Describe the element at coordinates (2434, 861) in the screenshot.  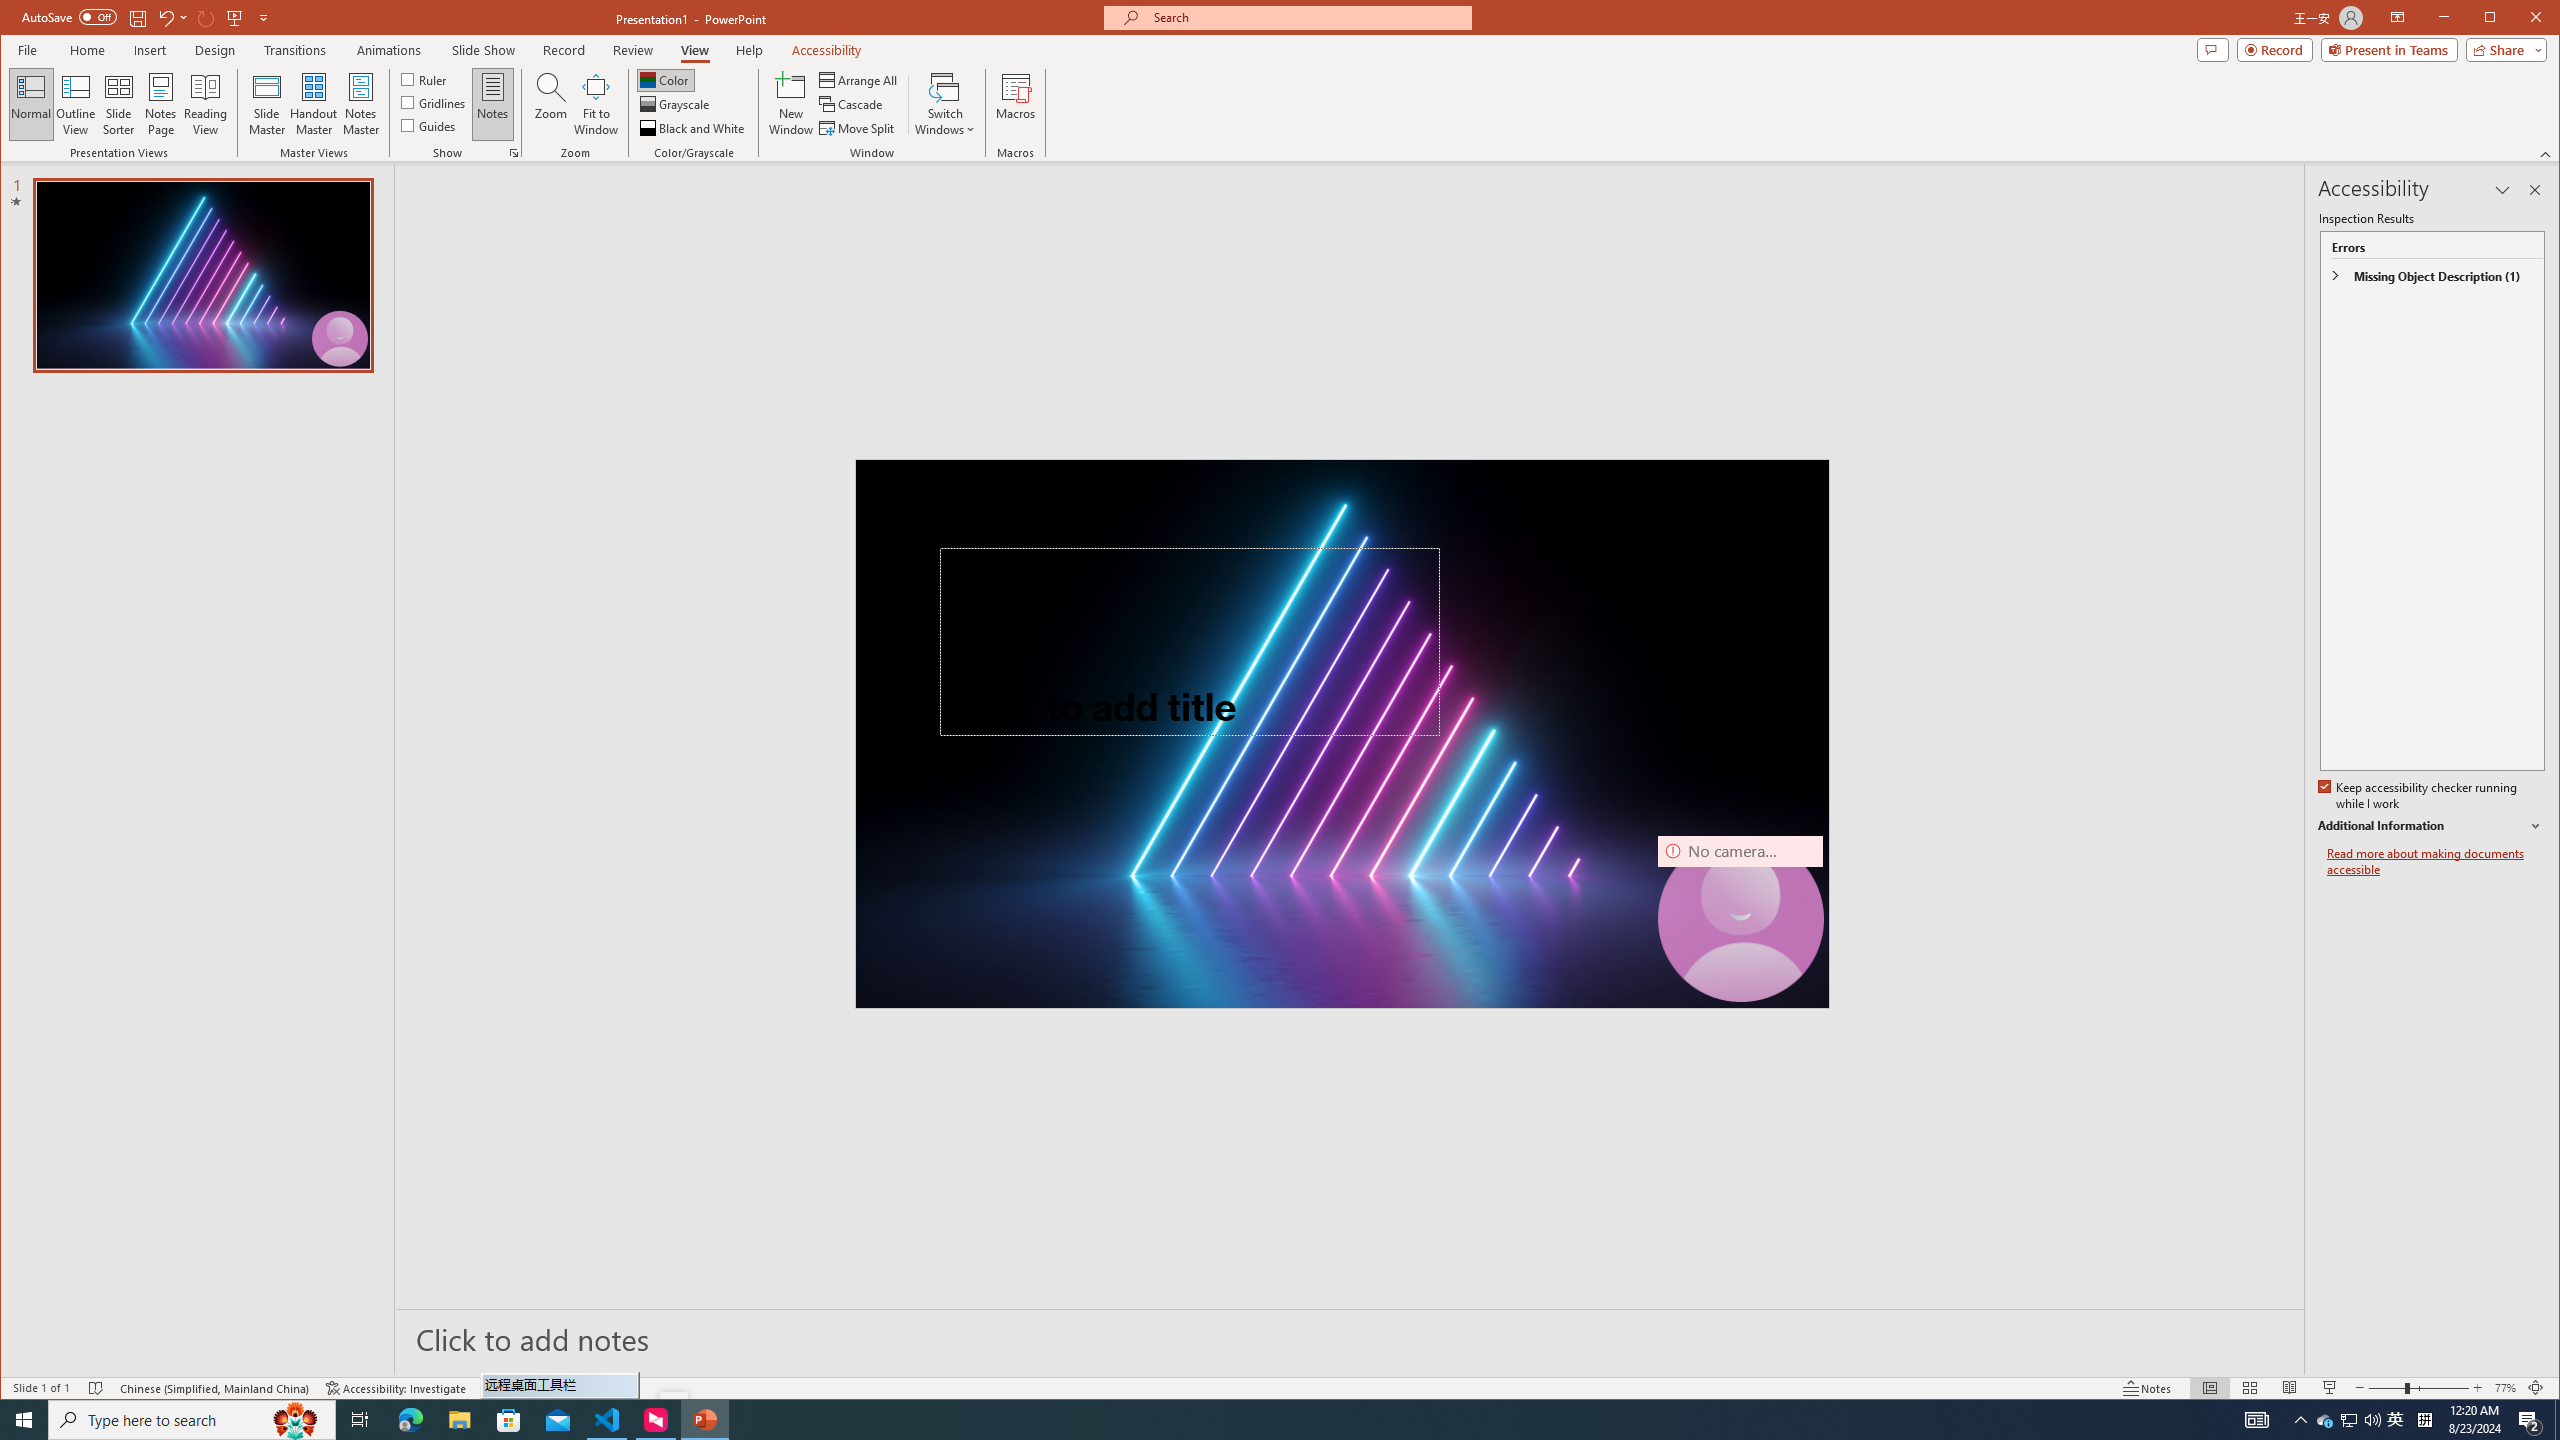
I see `'Read more about making documents accessible'` at that location.